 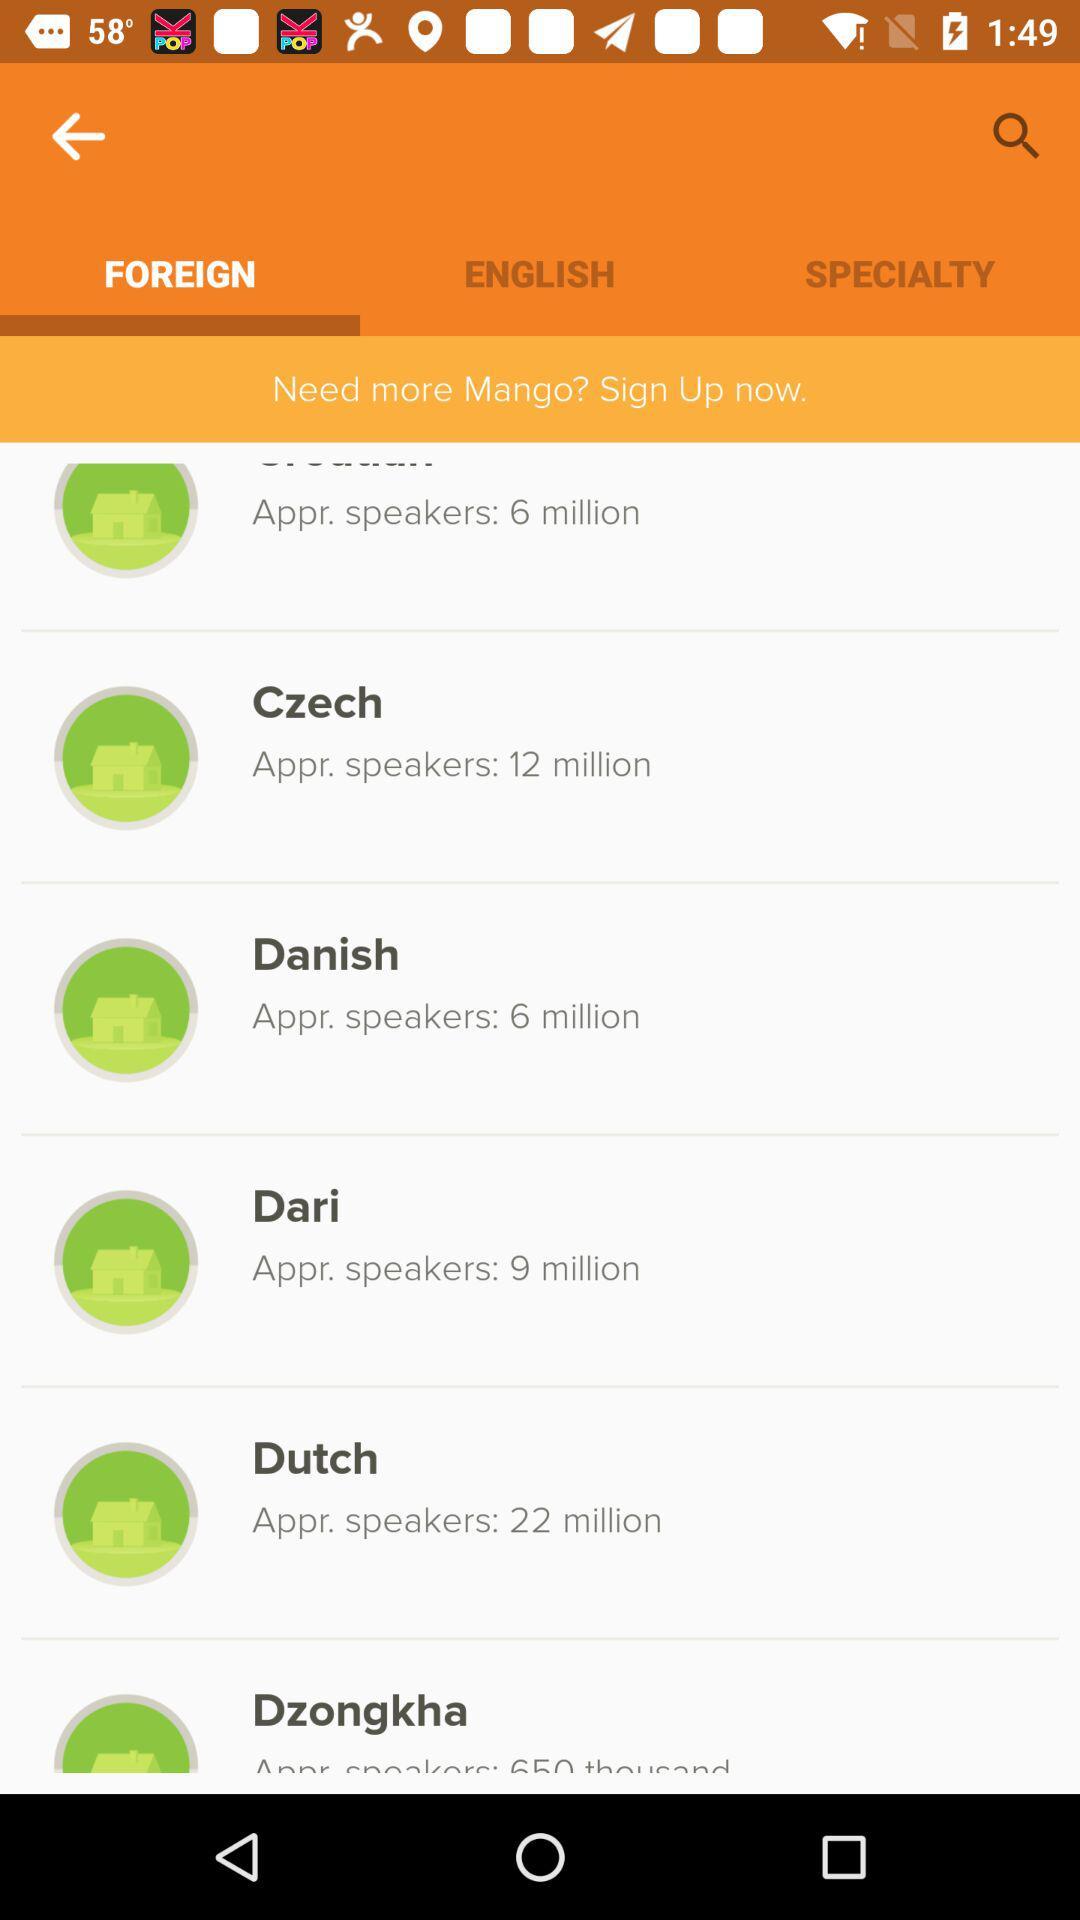 I want to click on need more mango, so click(x=540, y=389).